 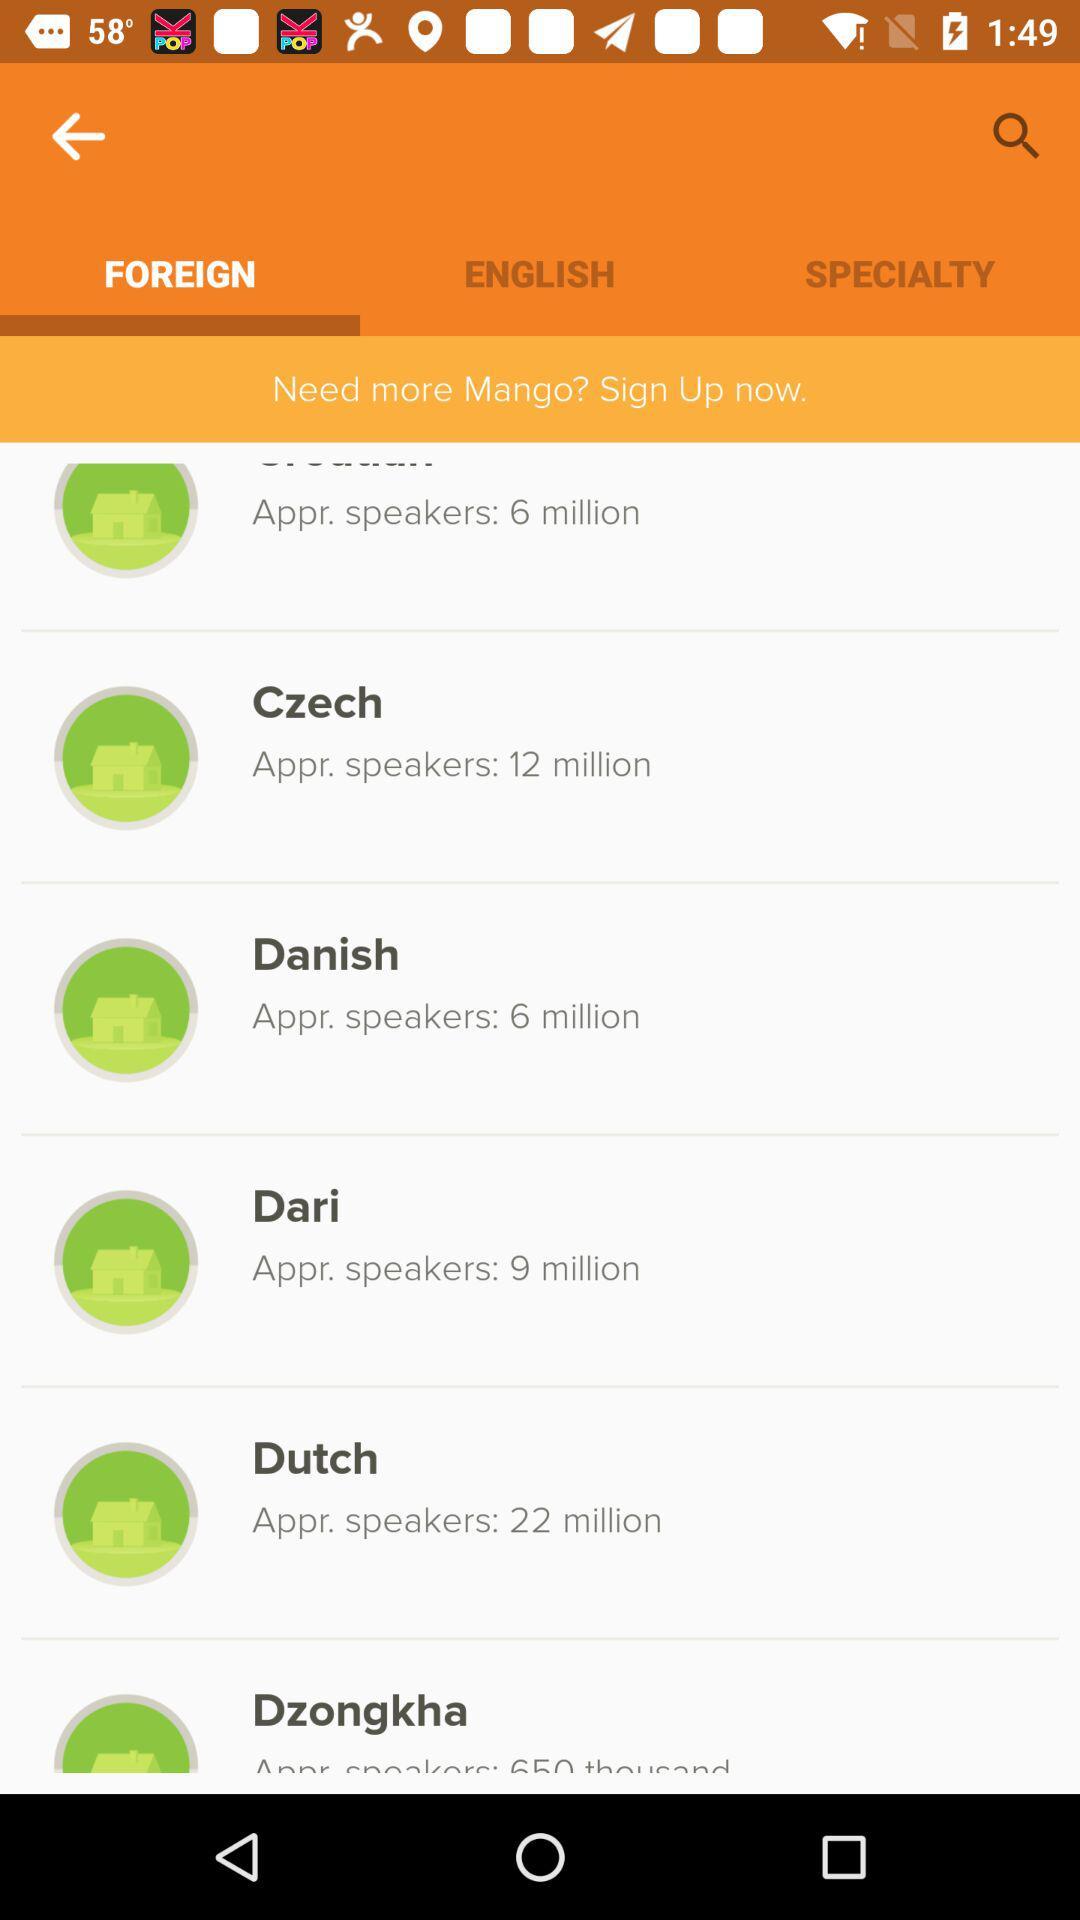 I want to click on need more mango, so click(x=540, y=389).